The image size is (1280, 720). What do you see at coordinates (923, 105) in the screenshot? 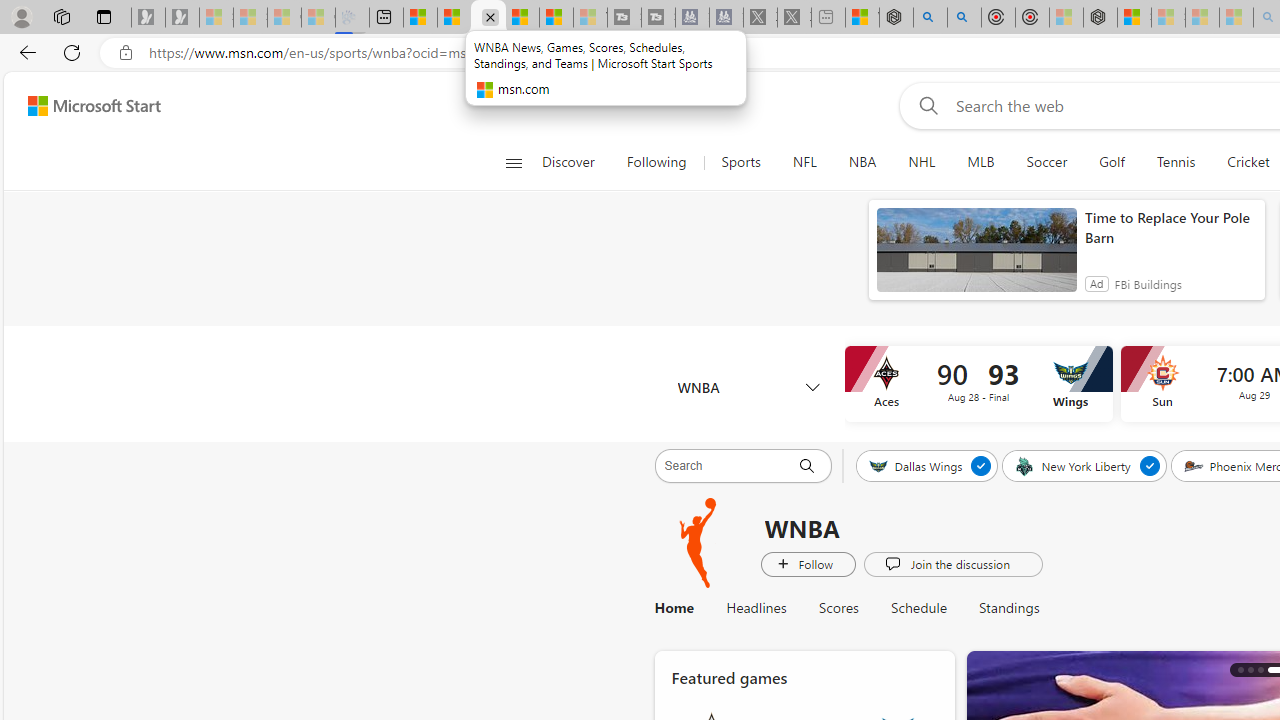
I see `'Web search'` at bounding box center [923, 105].